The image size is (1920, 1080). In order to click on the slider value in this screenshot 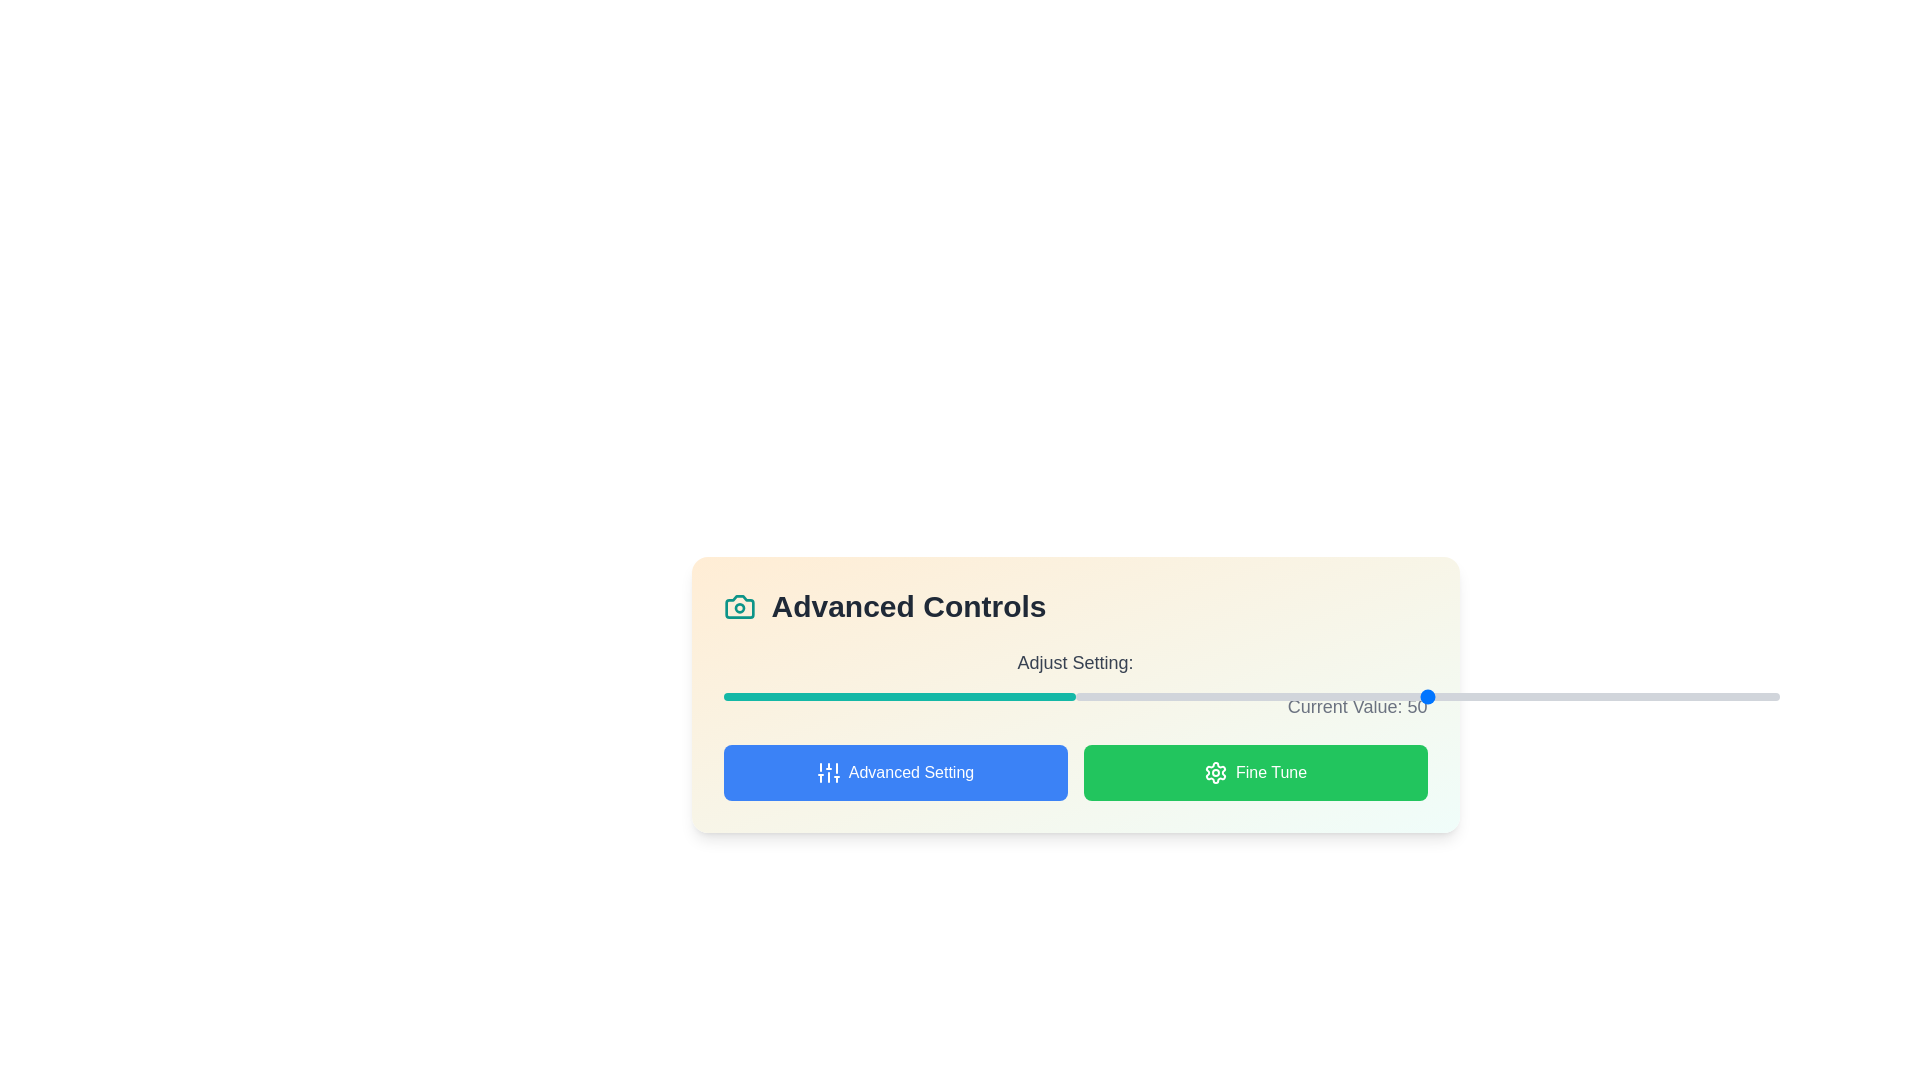, I will do `click(1729, 696)`.